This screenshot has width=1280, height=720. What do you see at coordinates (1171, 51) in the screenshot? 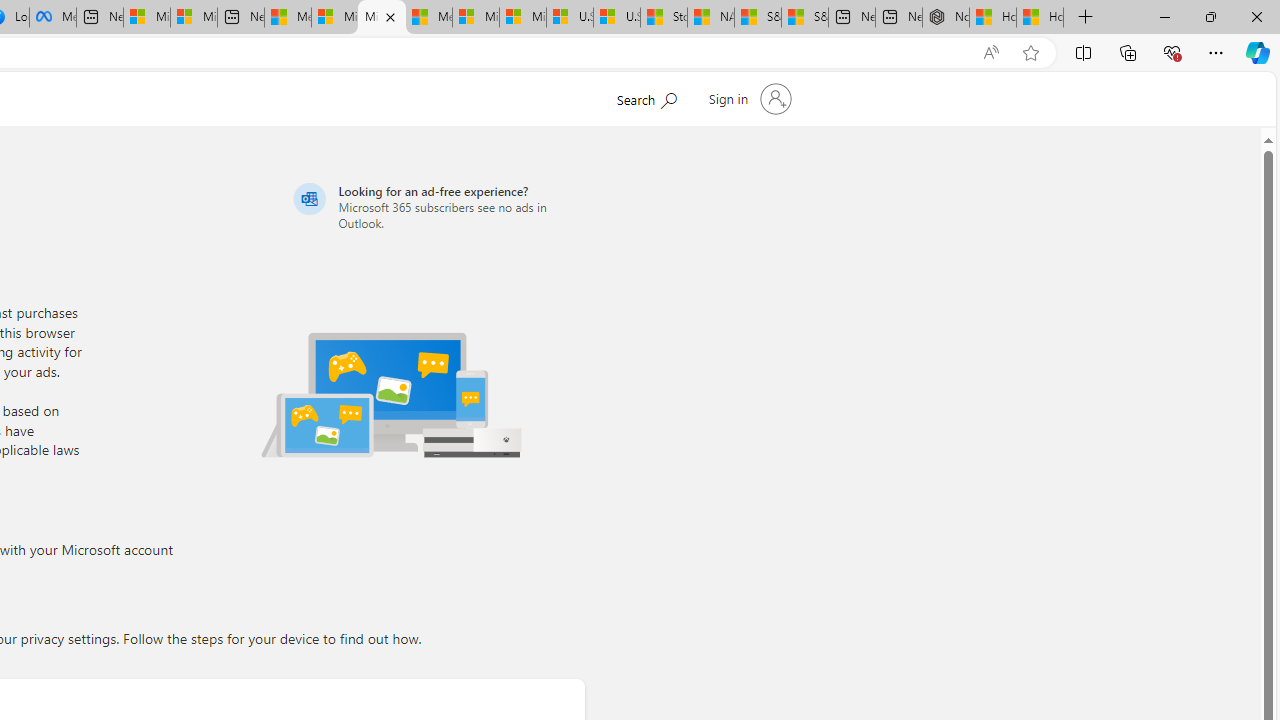
I see `'Browser essentials'` at bounding box center [1171, 51].